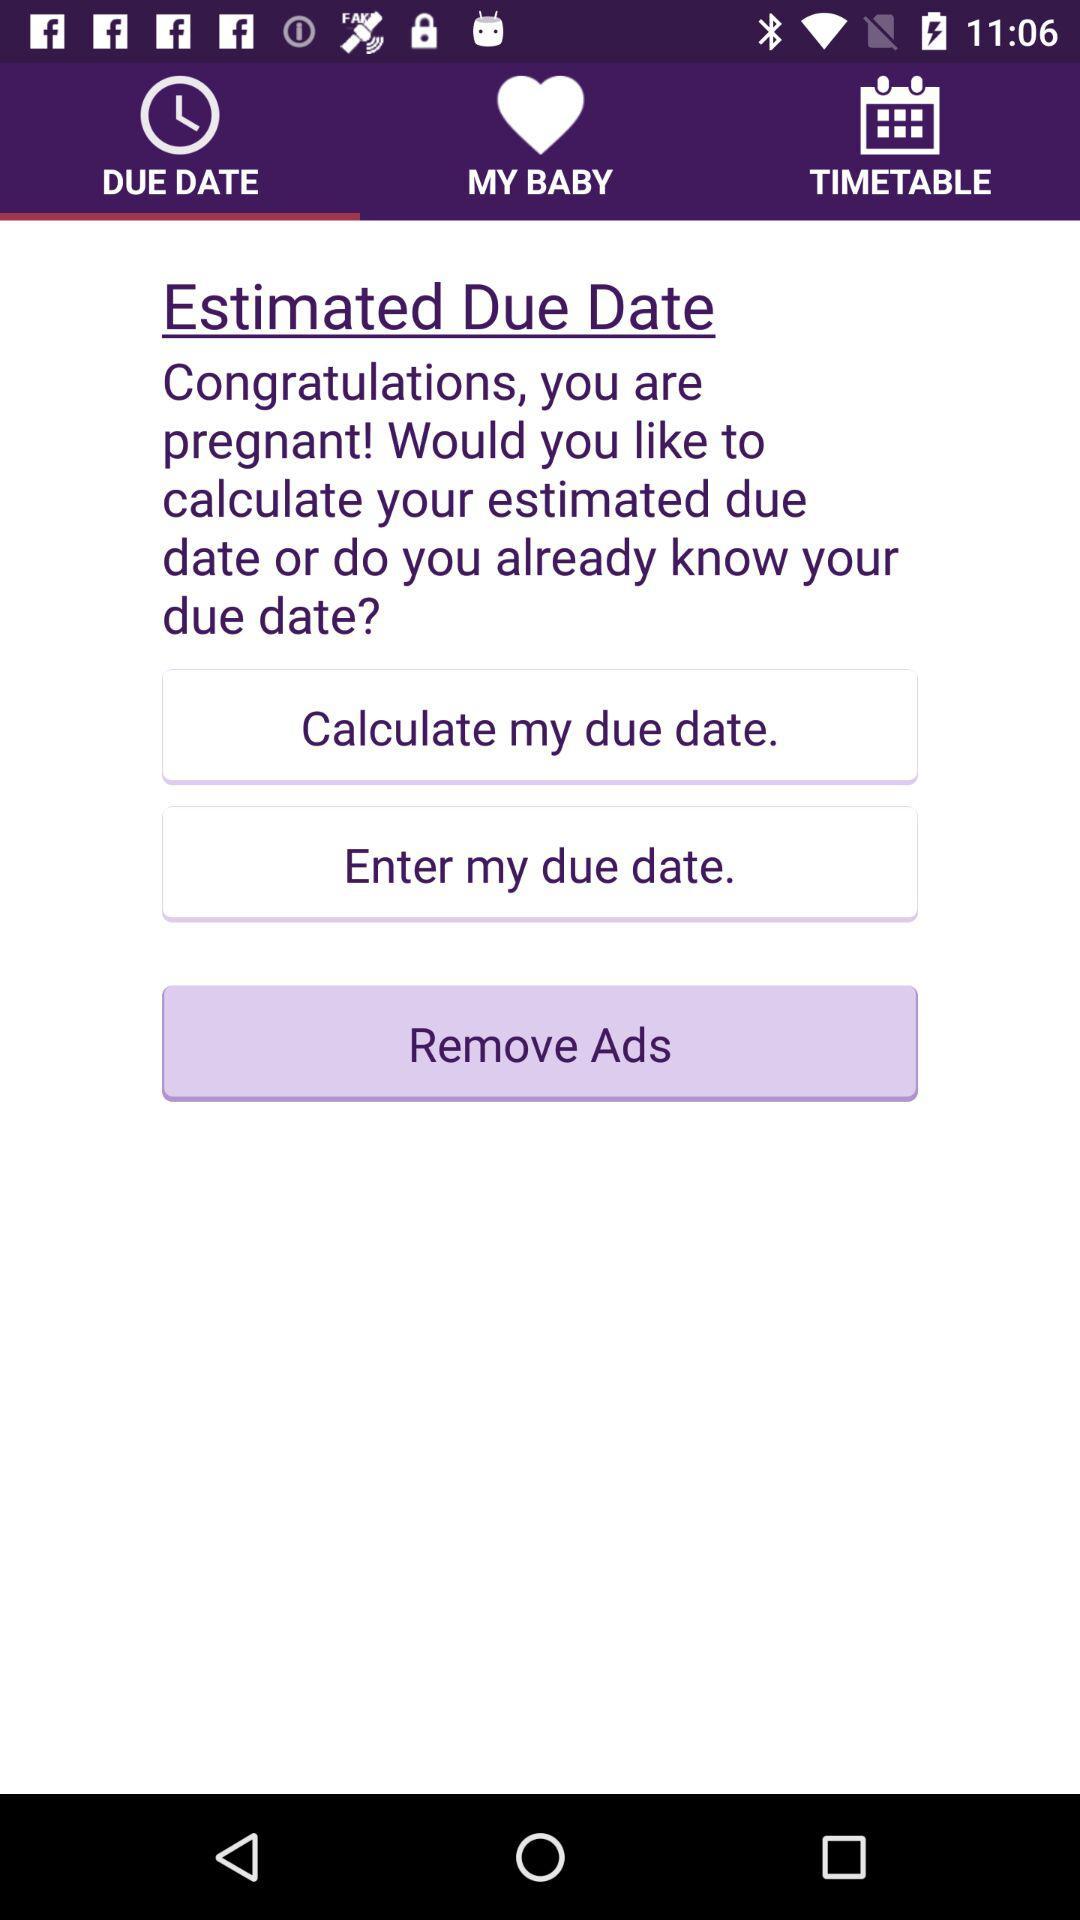 The image size is (1080, 1920). I want to click on the my baby item, so click(540, 140).